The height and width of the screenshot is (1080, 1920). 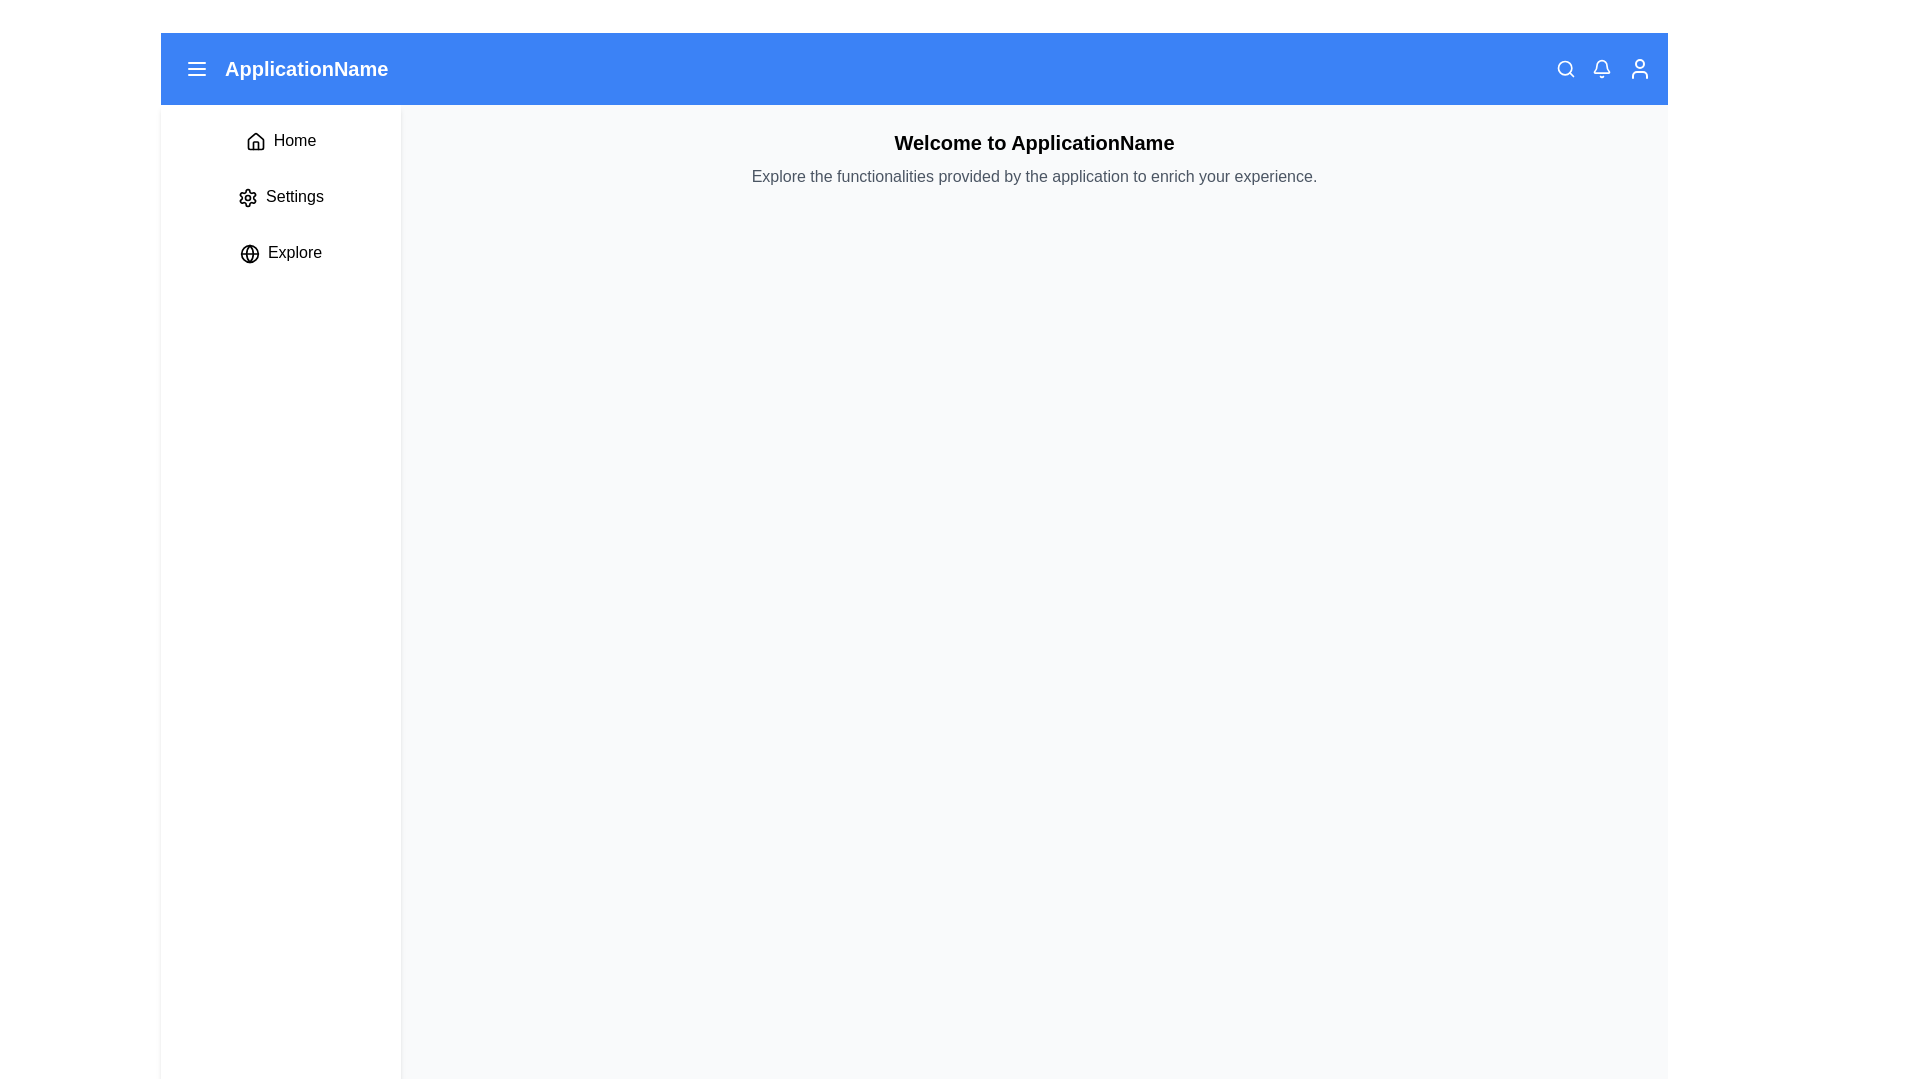 What do you see at coordinates (254, 140) in the screenshot?
I see `the house icon representing the Home option in the vertical navigation bar` at bounding box center [254, 140].